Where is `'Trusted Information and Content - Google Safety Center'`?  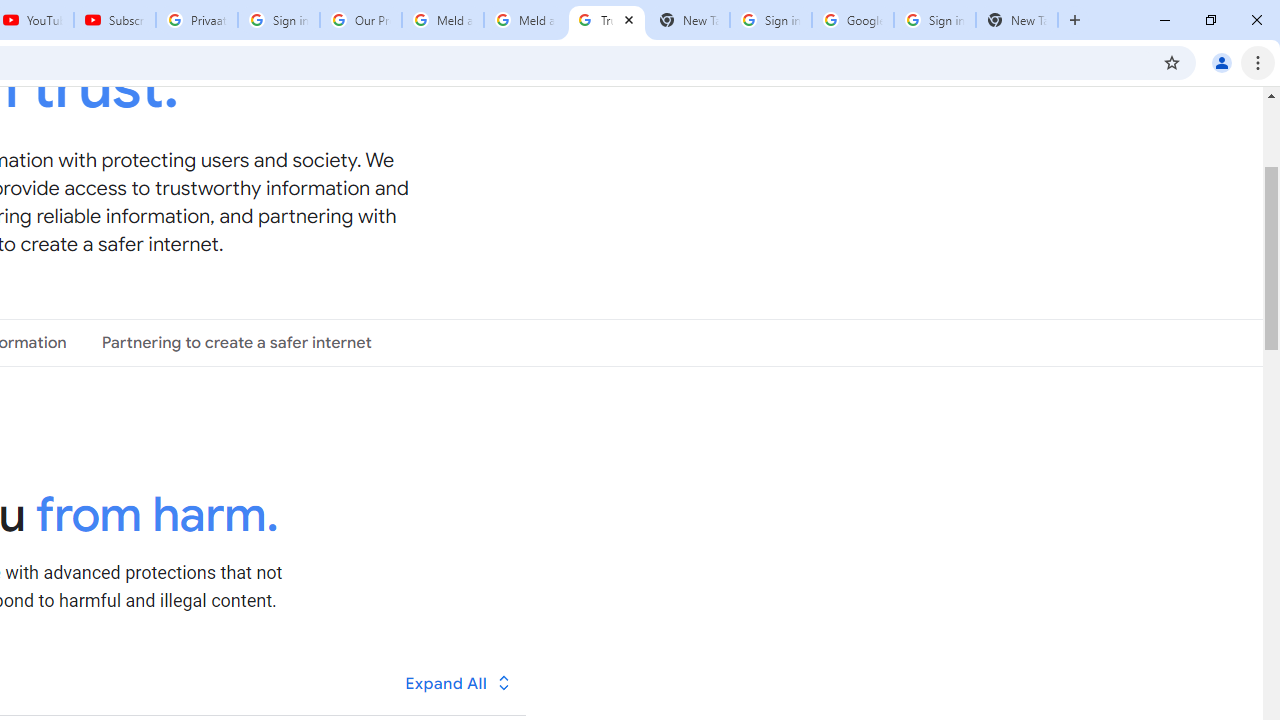 'Trusted Information and Content - Google Safety Center' is located at coordinates (605, 20).